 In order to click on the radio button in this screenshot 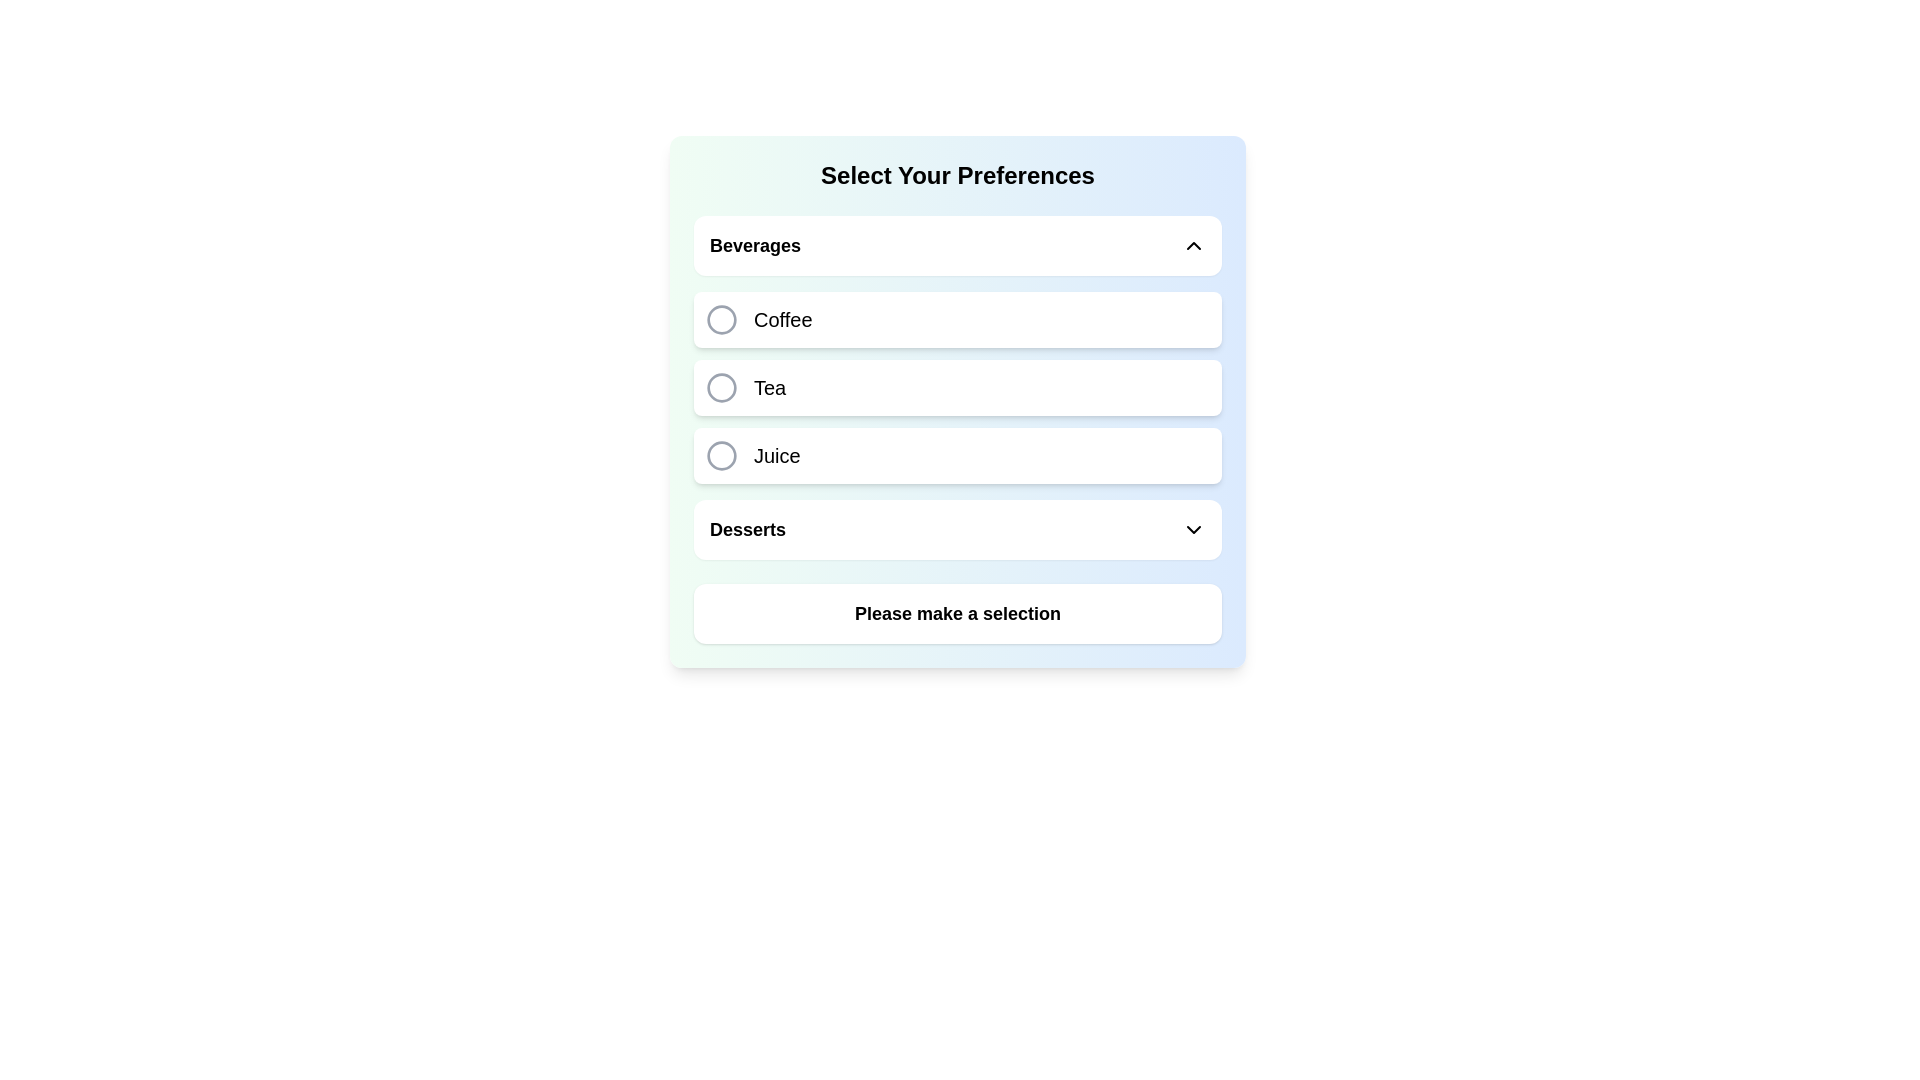, I will do `click(720, 388)`.